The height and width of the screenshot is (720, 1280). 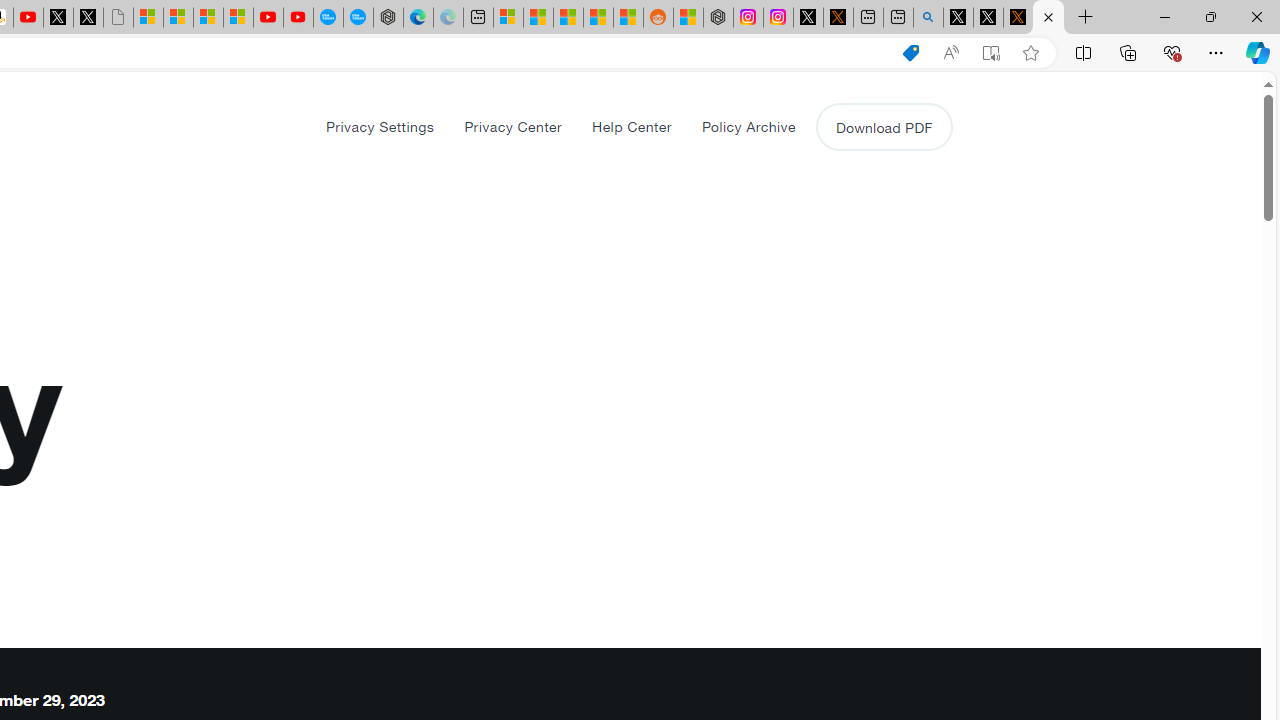 What do you see at coordinates (1047, 17) in the screenshot?
I see `'Close tab'` at bounding box center [1047, 17].